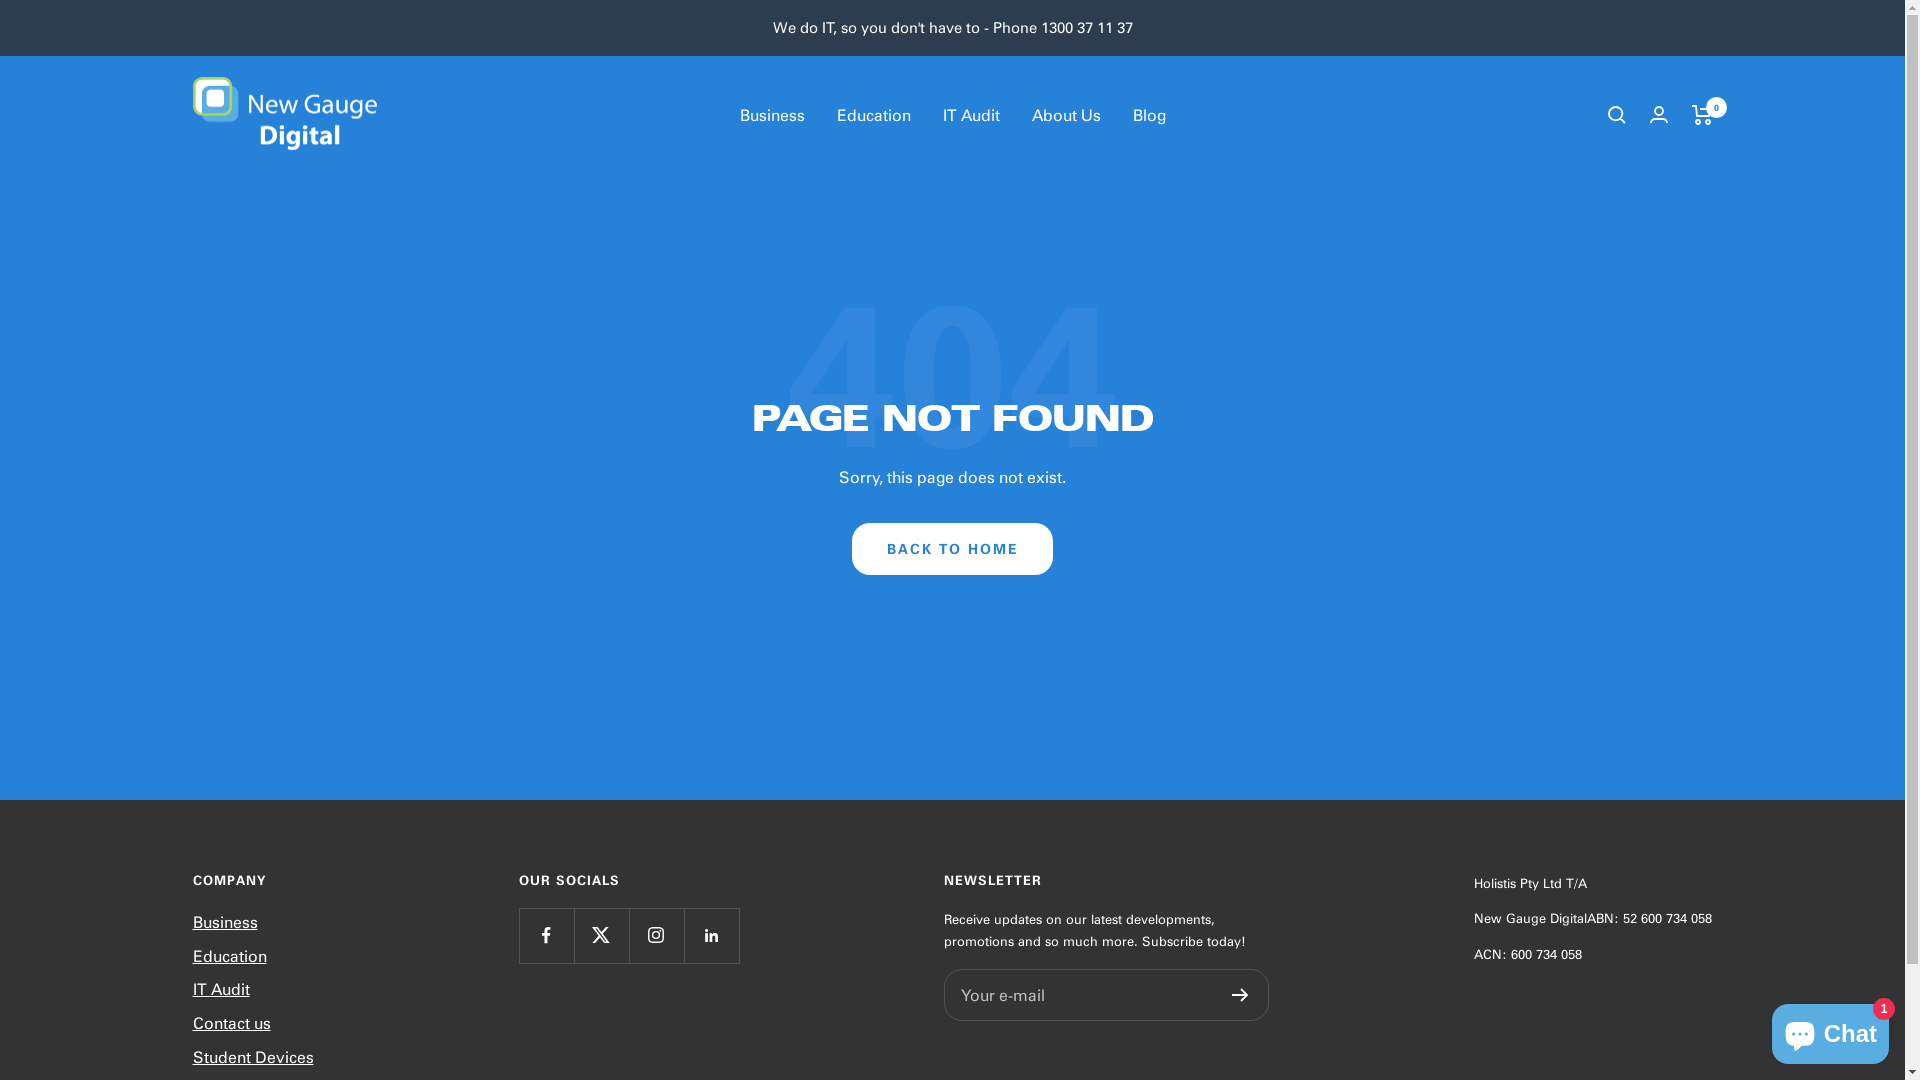  I want to click on 'Contact us', so click(230, 1022).